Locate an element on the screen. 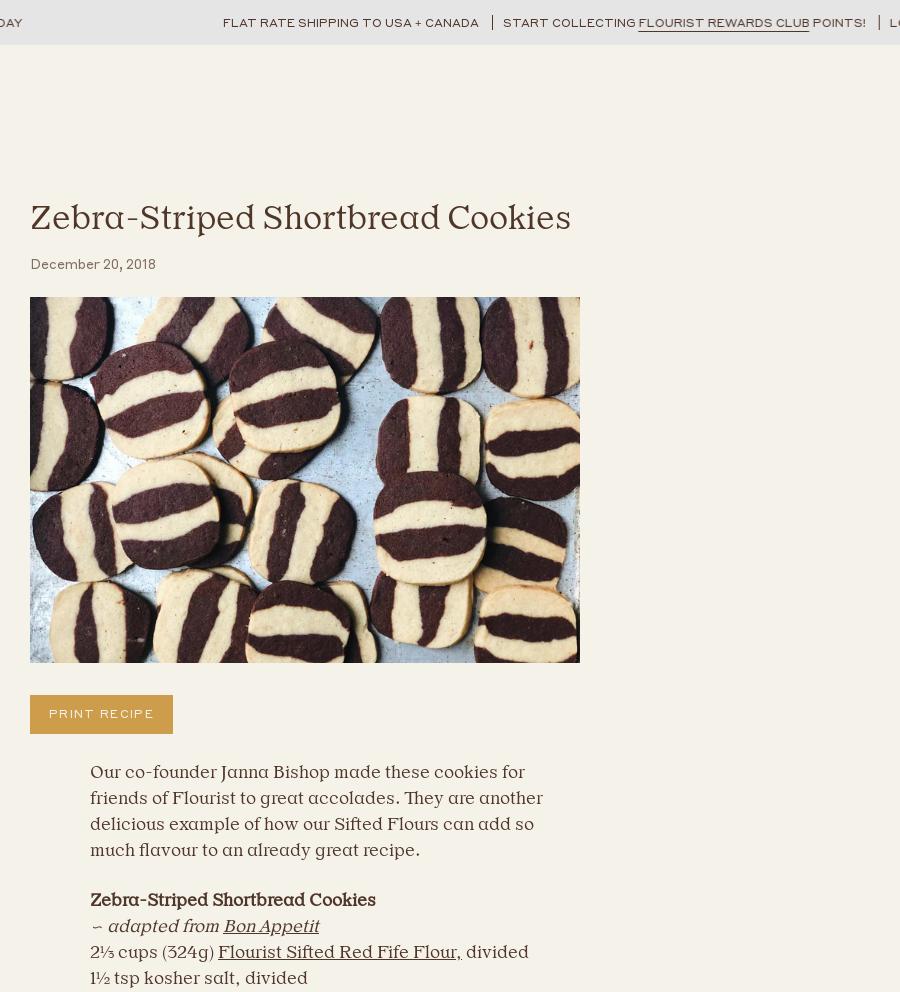  'Please note, comments must be approved before they are published' is located at coordinates (28, 865).